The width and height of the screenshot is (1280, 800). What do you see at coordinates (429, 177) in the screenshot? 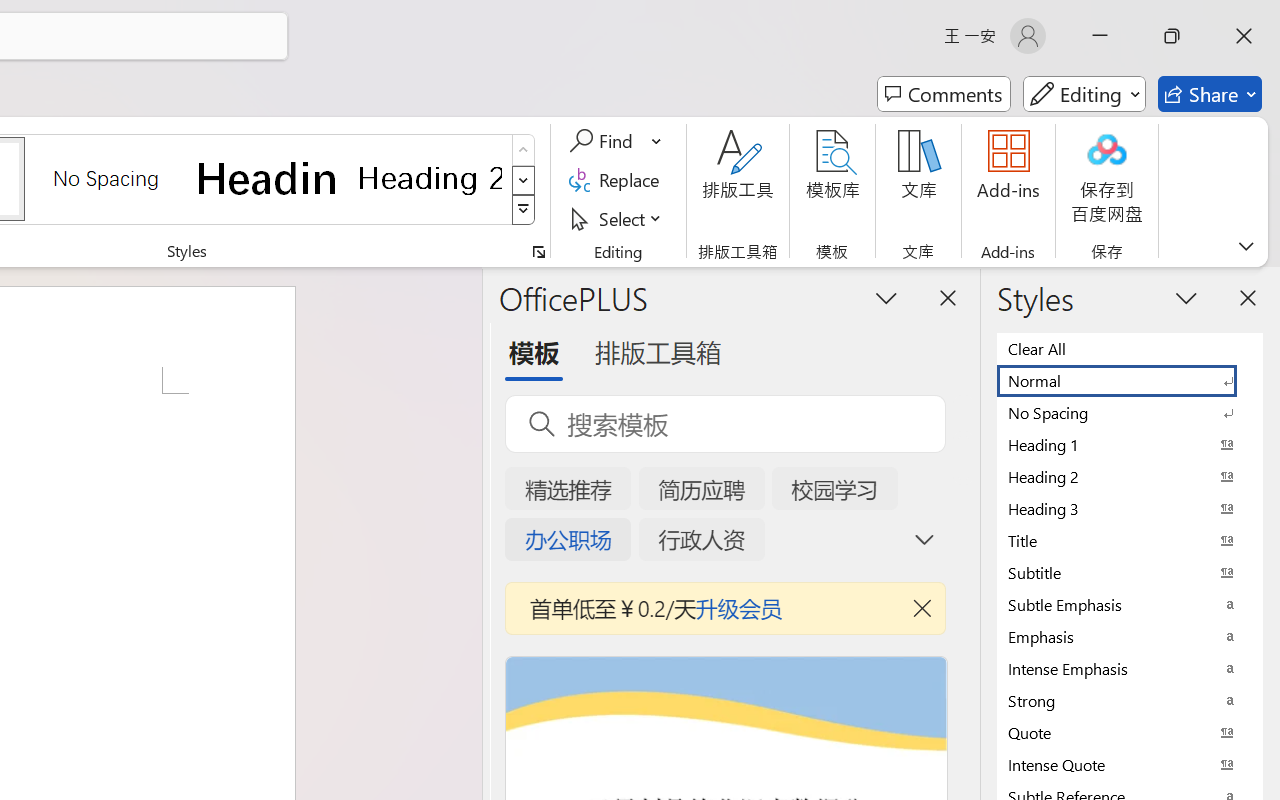
I see `'Heading 2'` at bounding box center [429, 177].